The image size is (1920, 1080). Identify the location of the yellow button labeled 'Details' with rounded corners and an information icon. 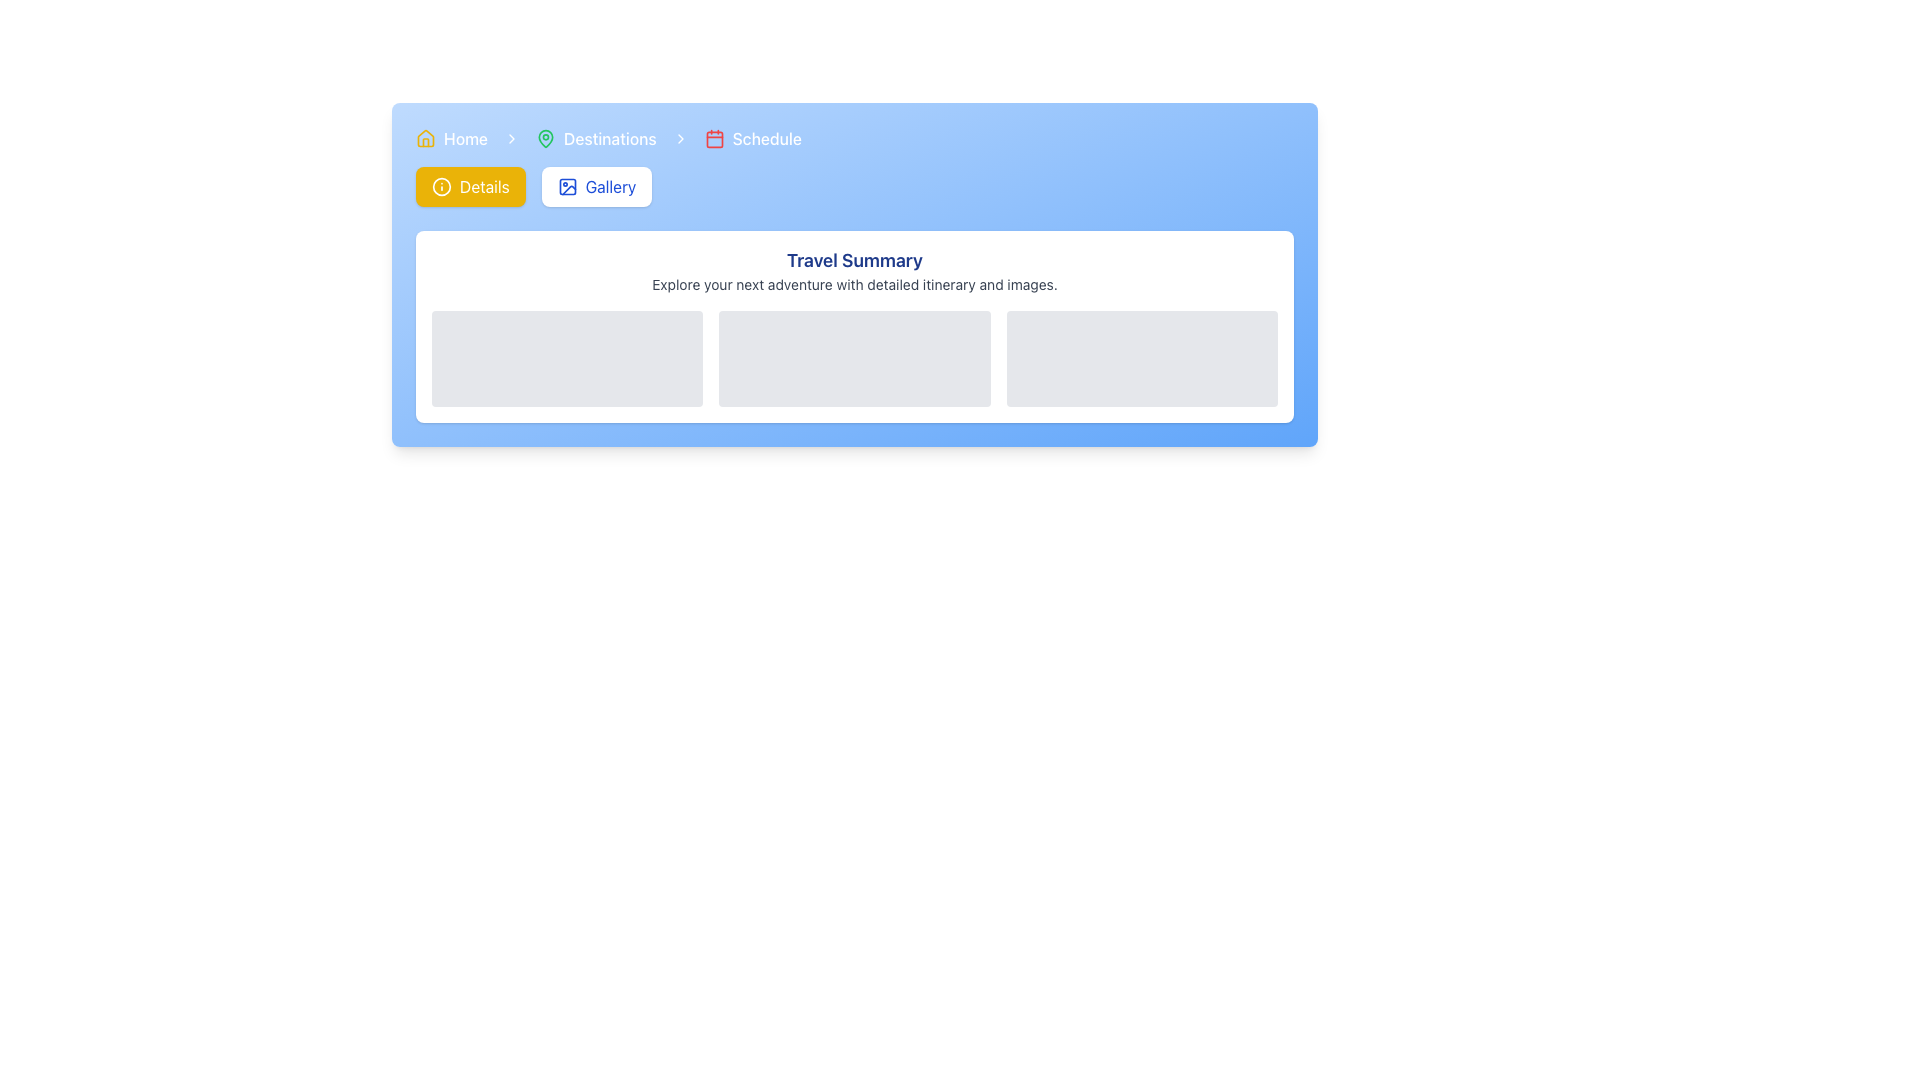
(469, 186).